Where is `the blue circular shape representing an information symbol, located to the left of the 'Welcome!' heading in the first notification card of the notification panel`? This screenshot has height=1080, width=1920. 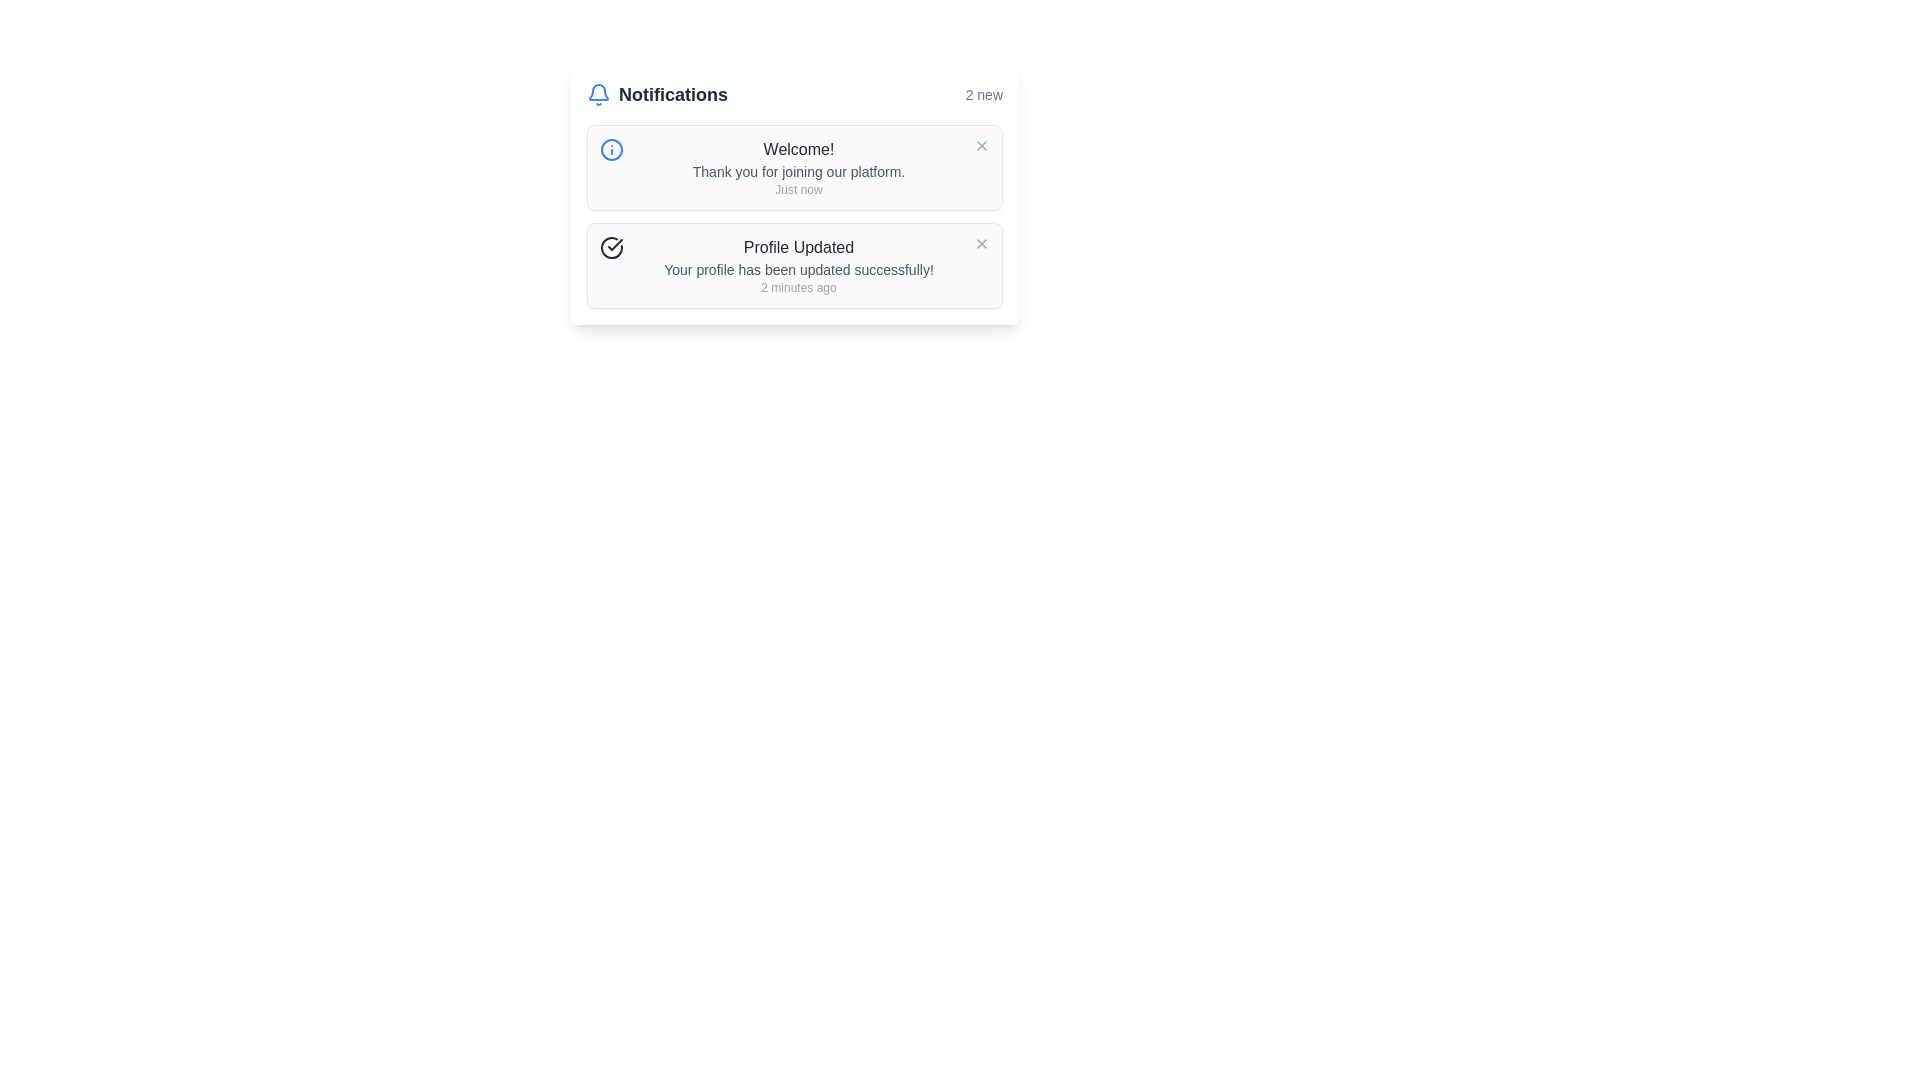
the blue circular shape representing an information symbol, located to the left of the 'Welcome!' heading in the first notification card of the notification panel is located at coordinates (610, 149).